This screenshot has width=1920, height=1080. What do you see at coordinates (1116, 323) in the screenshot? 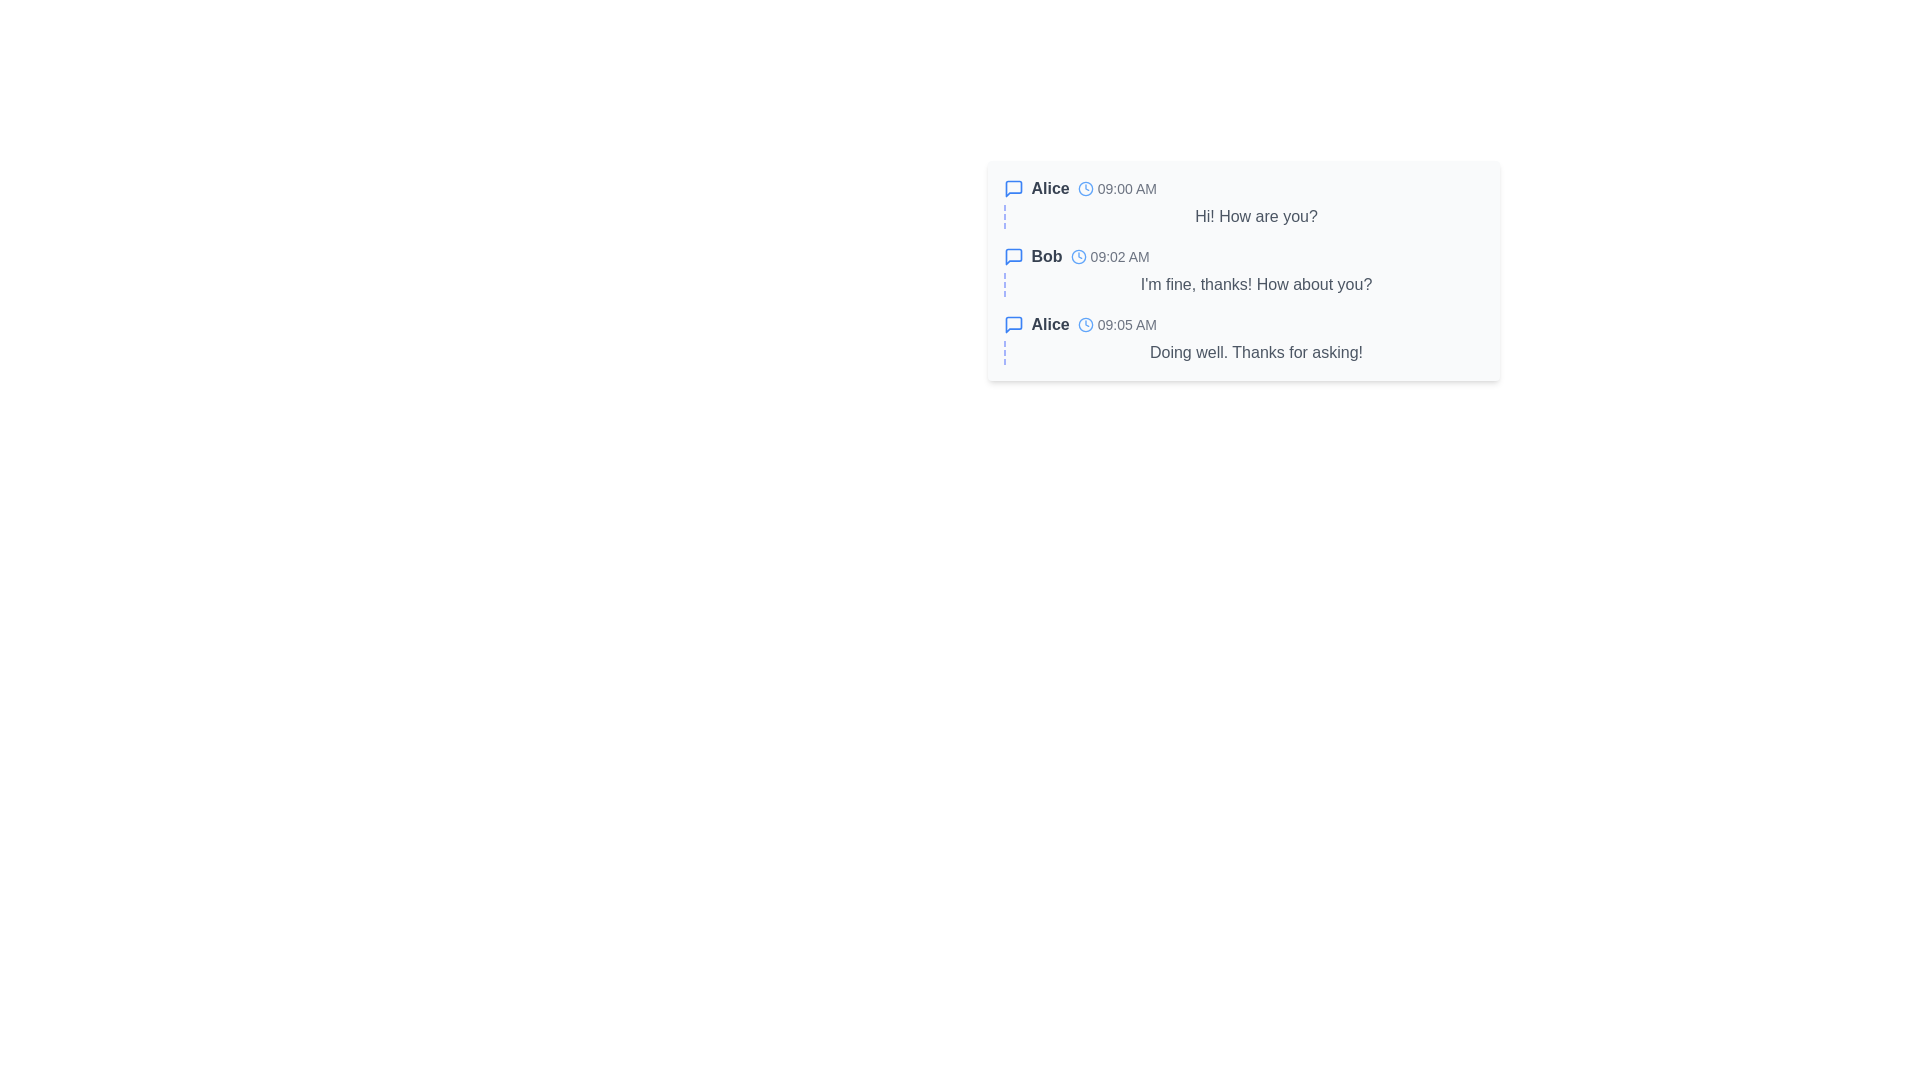
I see `the timestamp label located to the right of 'Alice' in the third chat entry, which indicates when the chat message was sent or last updated` at bounding box center [1116, 323].